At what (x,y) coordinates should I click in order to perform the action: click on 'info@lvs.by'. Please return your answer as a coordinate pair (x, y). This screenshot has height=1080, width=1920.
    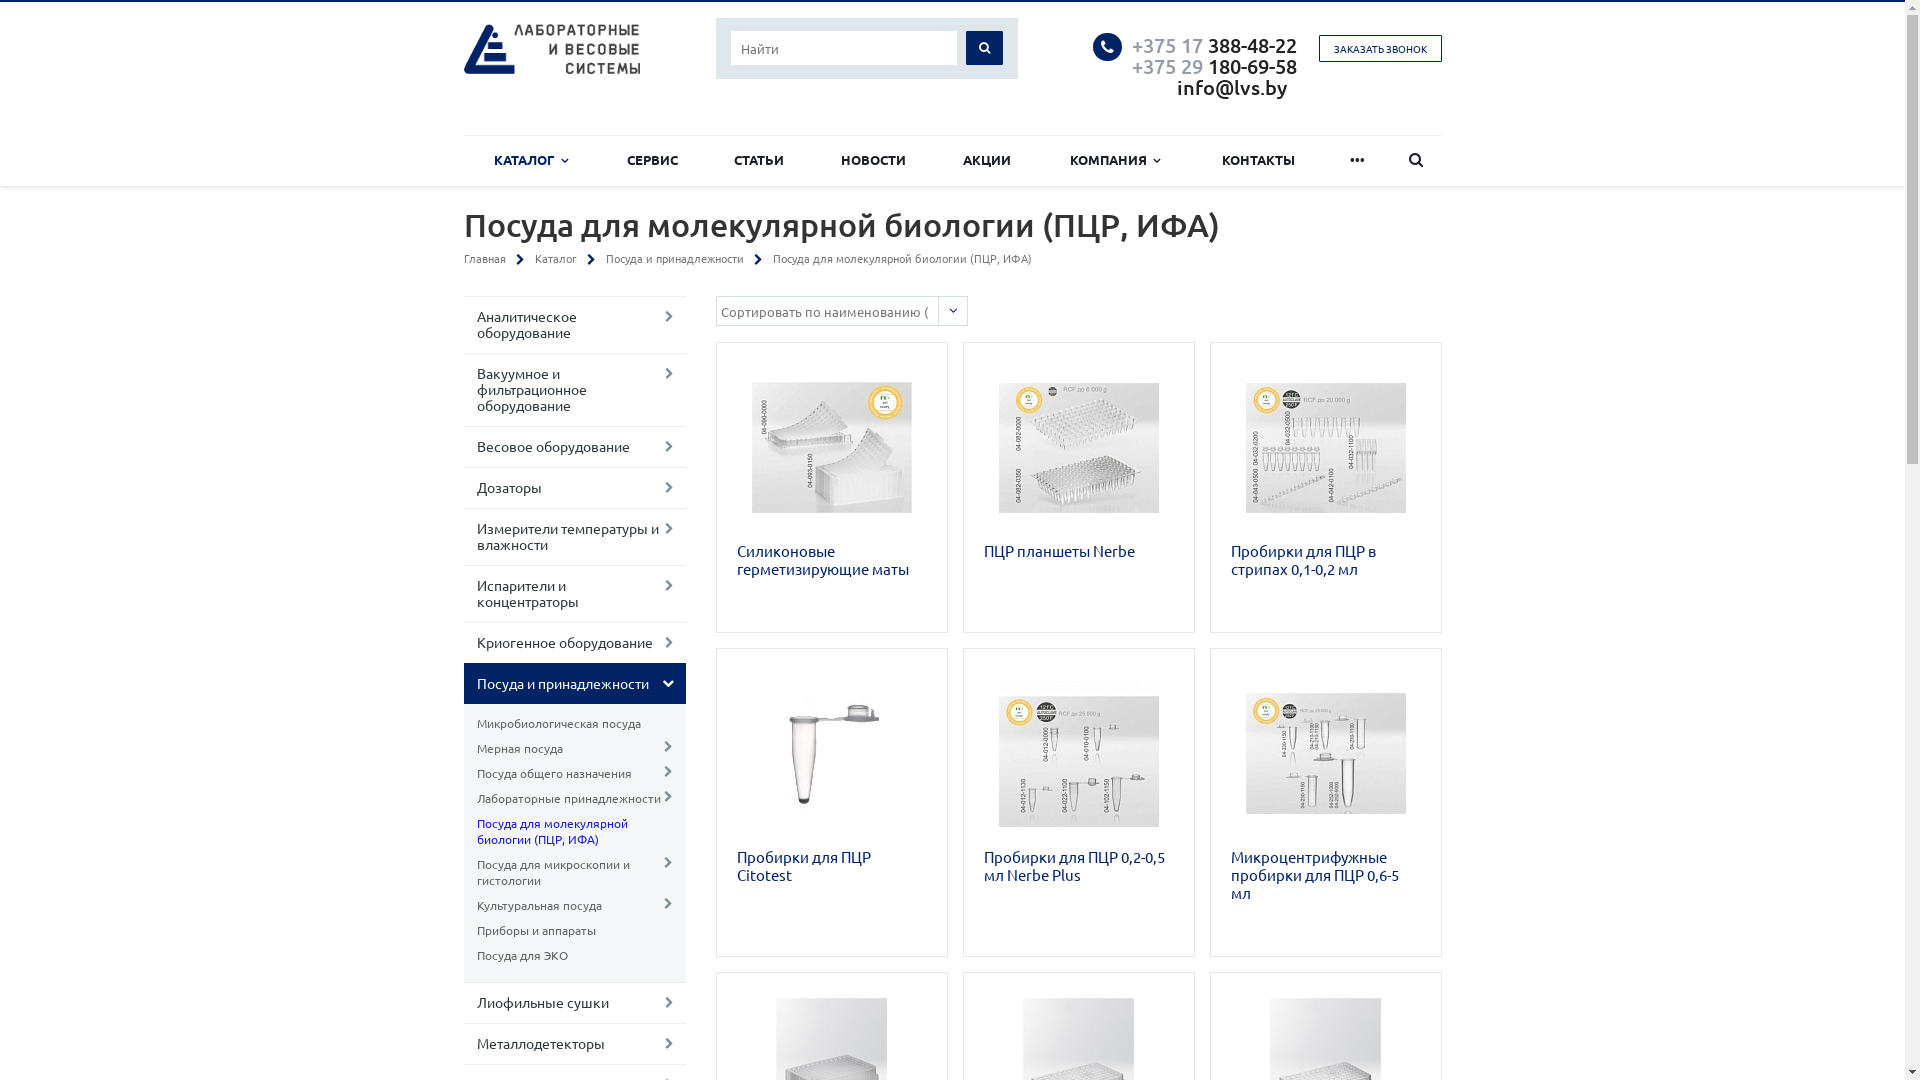
    Looking at the image, I should click on (1229, 86).